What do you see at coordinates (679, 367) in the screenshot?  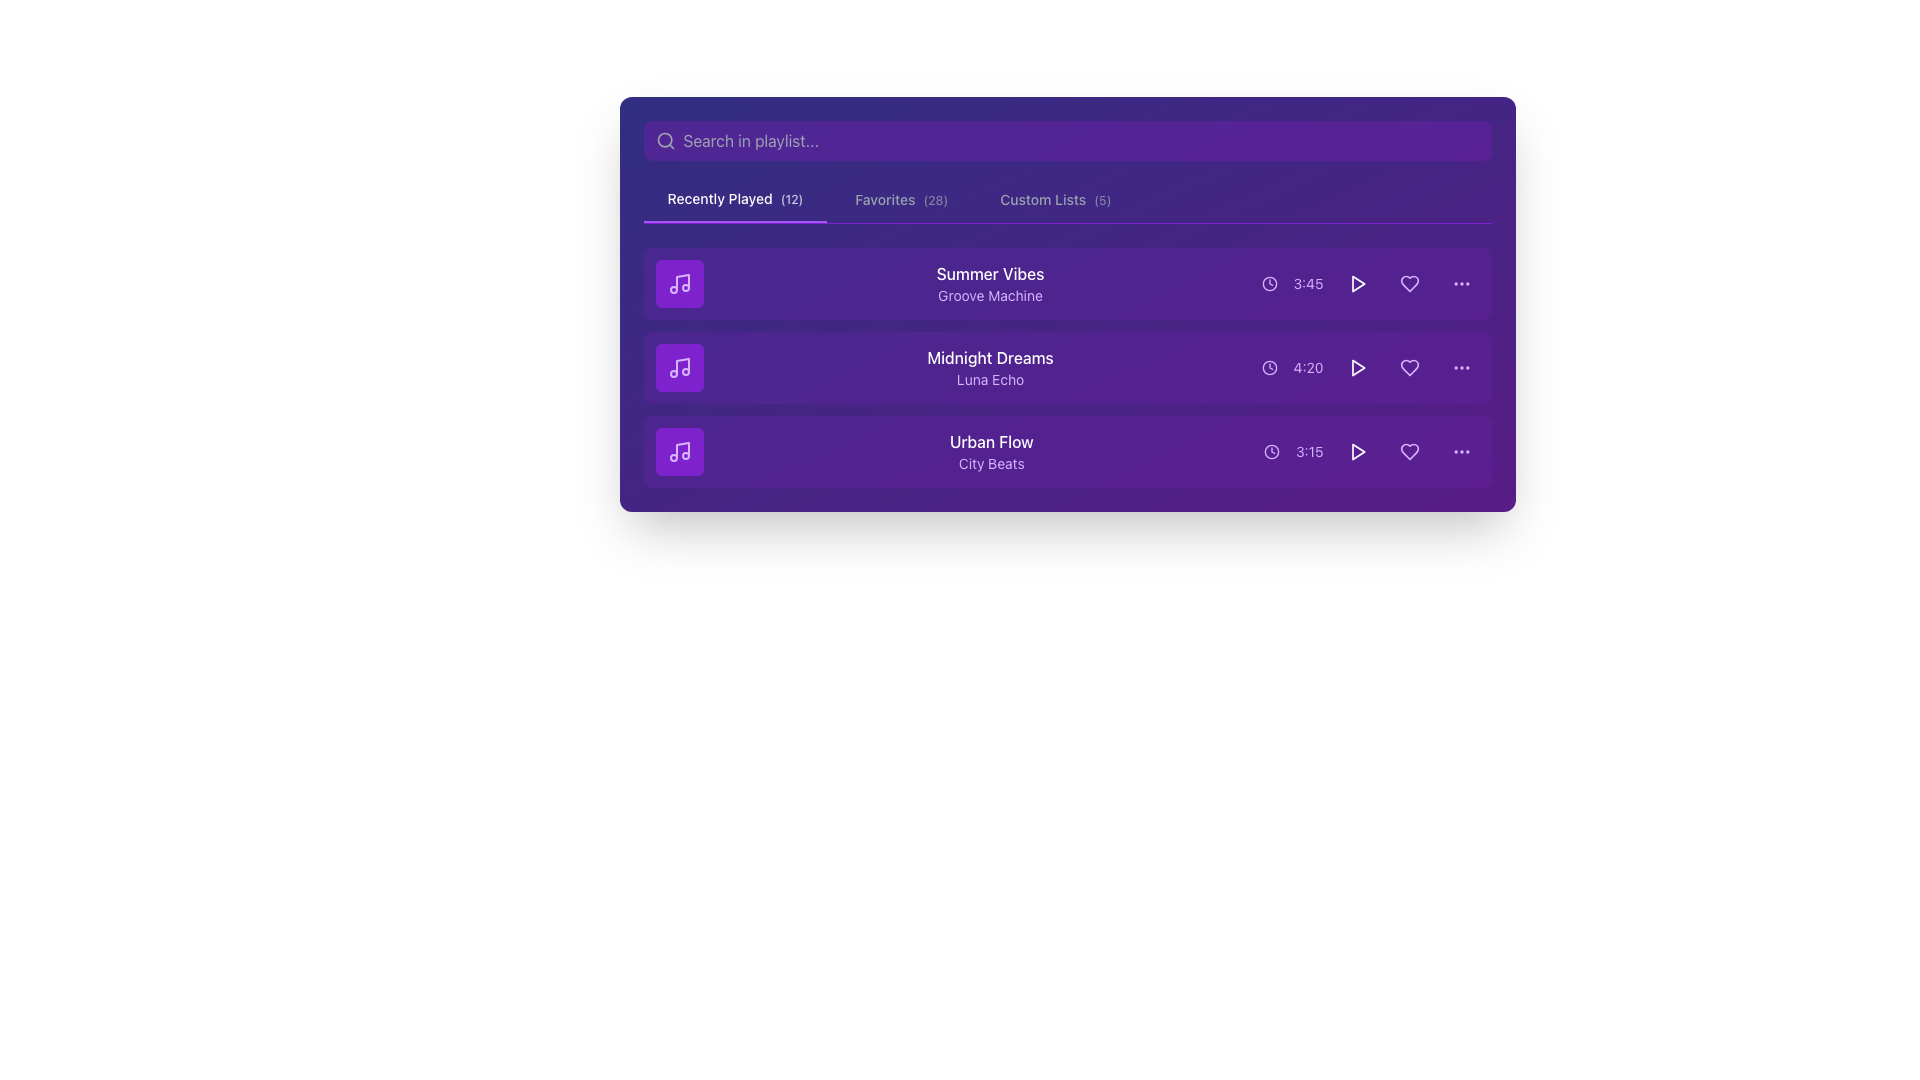 I see `the square-shaped purple icon with a white musical note symbol, located to the left of the 'Midnight Dreams' list item in the 'Recently Played' section` at bounding box center [679, 367].